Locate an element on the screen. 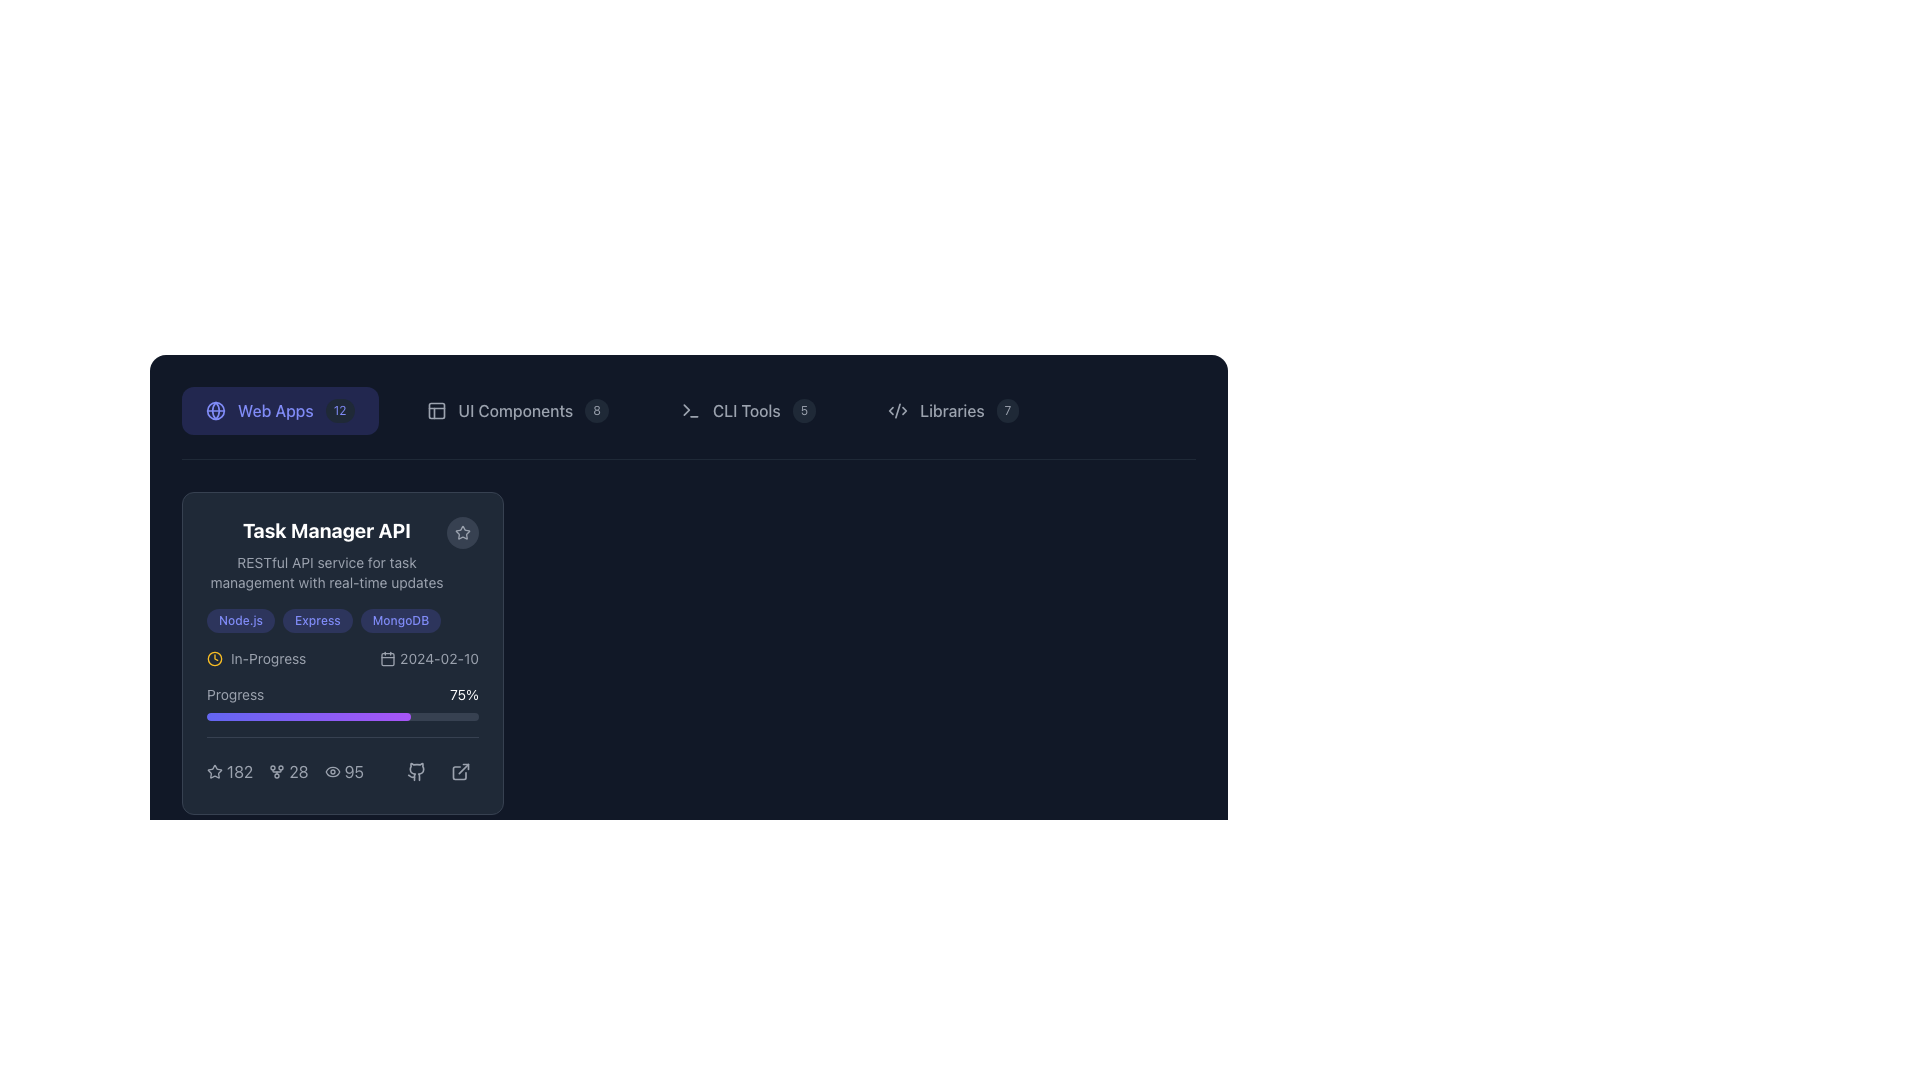 The image size is (1920, 1080). the 'Libraries' text label in the menu bar, which is located near the top of the interface and is part of a grouping with other items like 'Web Apps' and 'UI Components' is located at coordinates (951, 410).